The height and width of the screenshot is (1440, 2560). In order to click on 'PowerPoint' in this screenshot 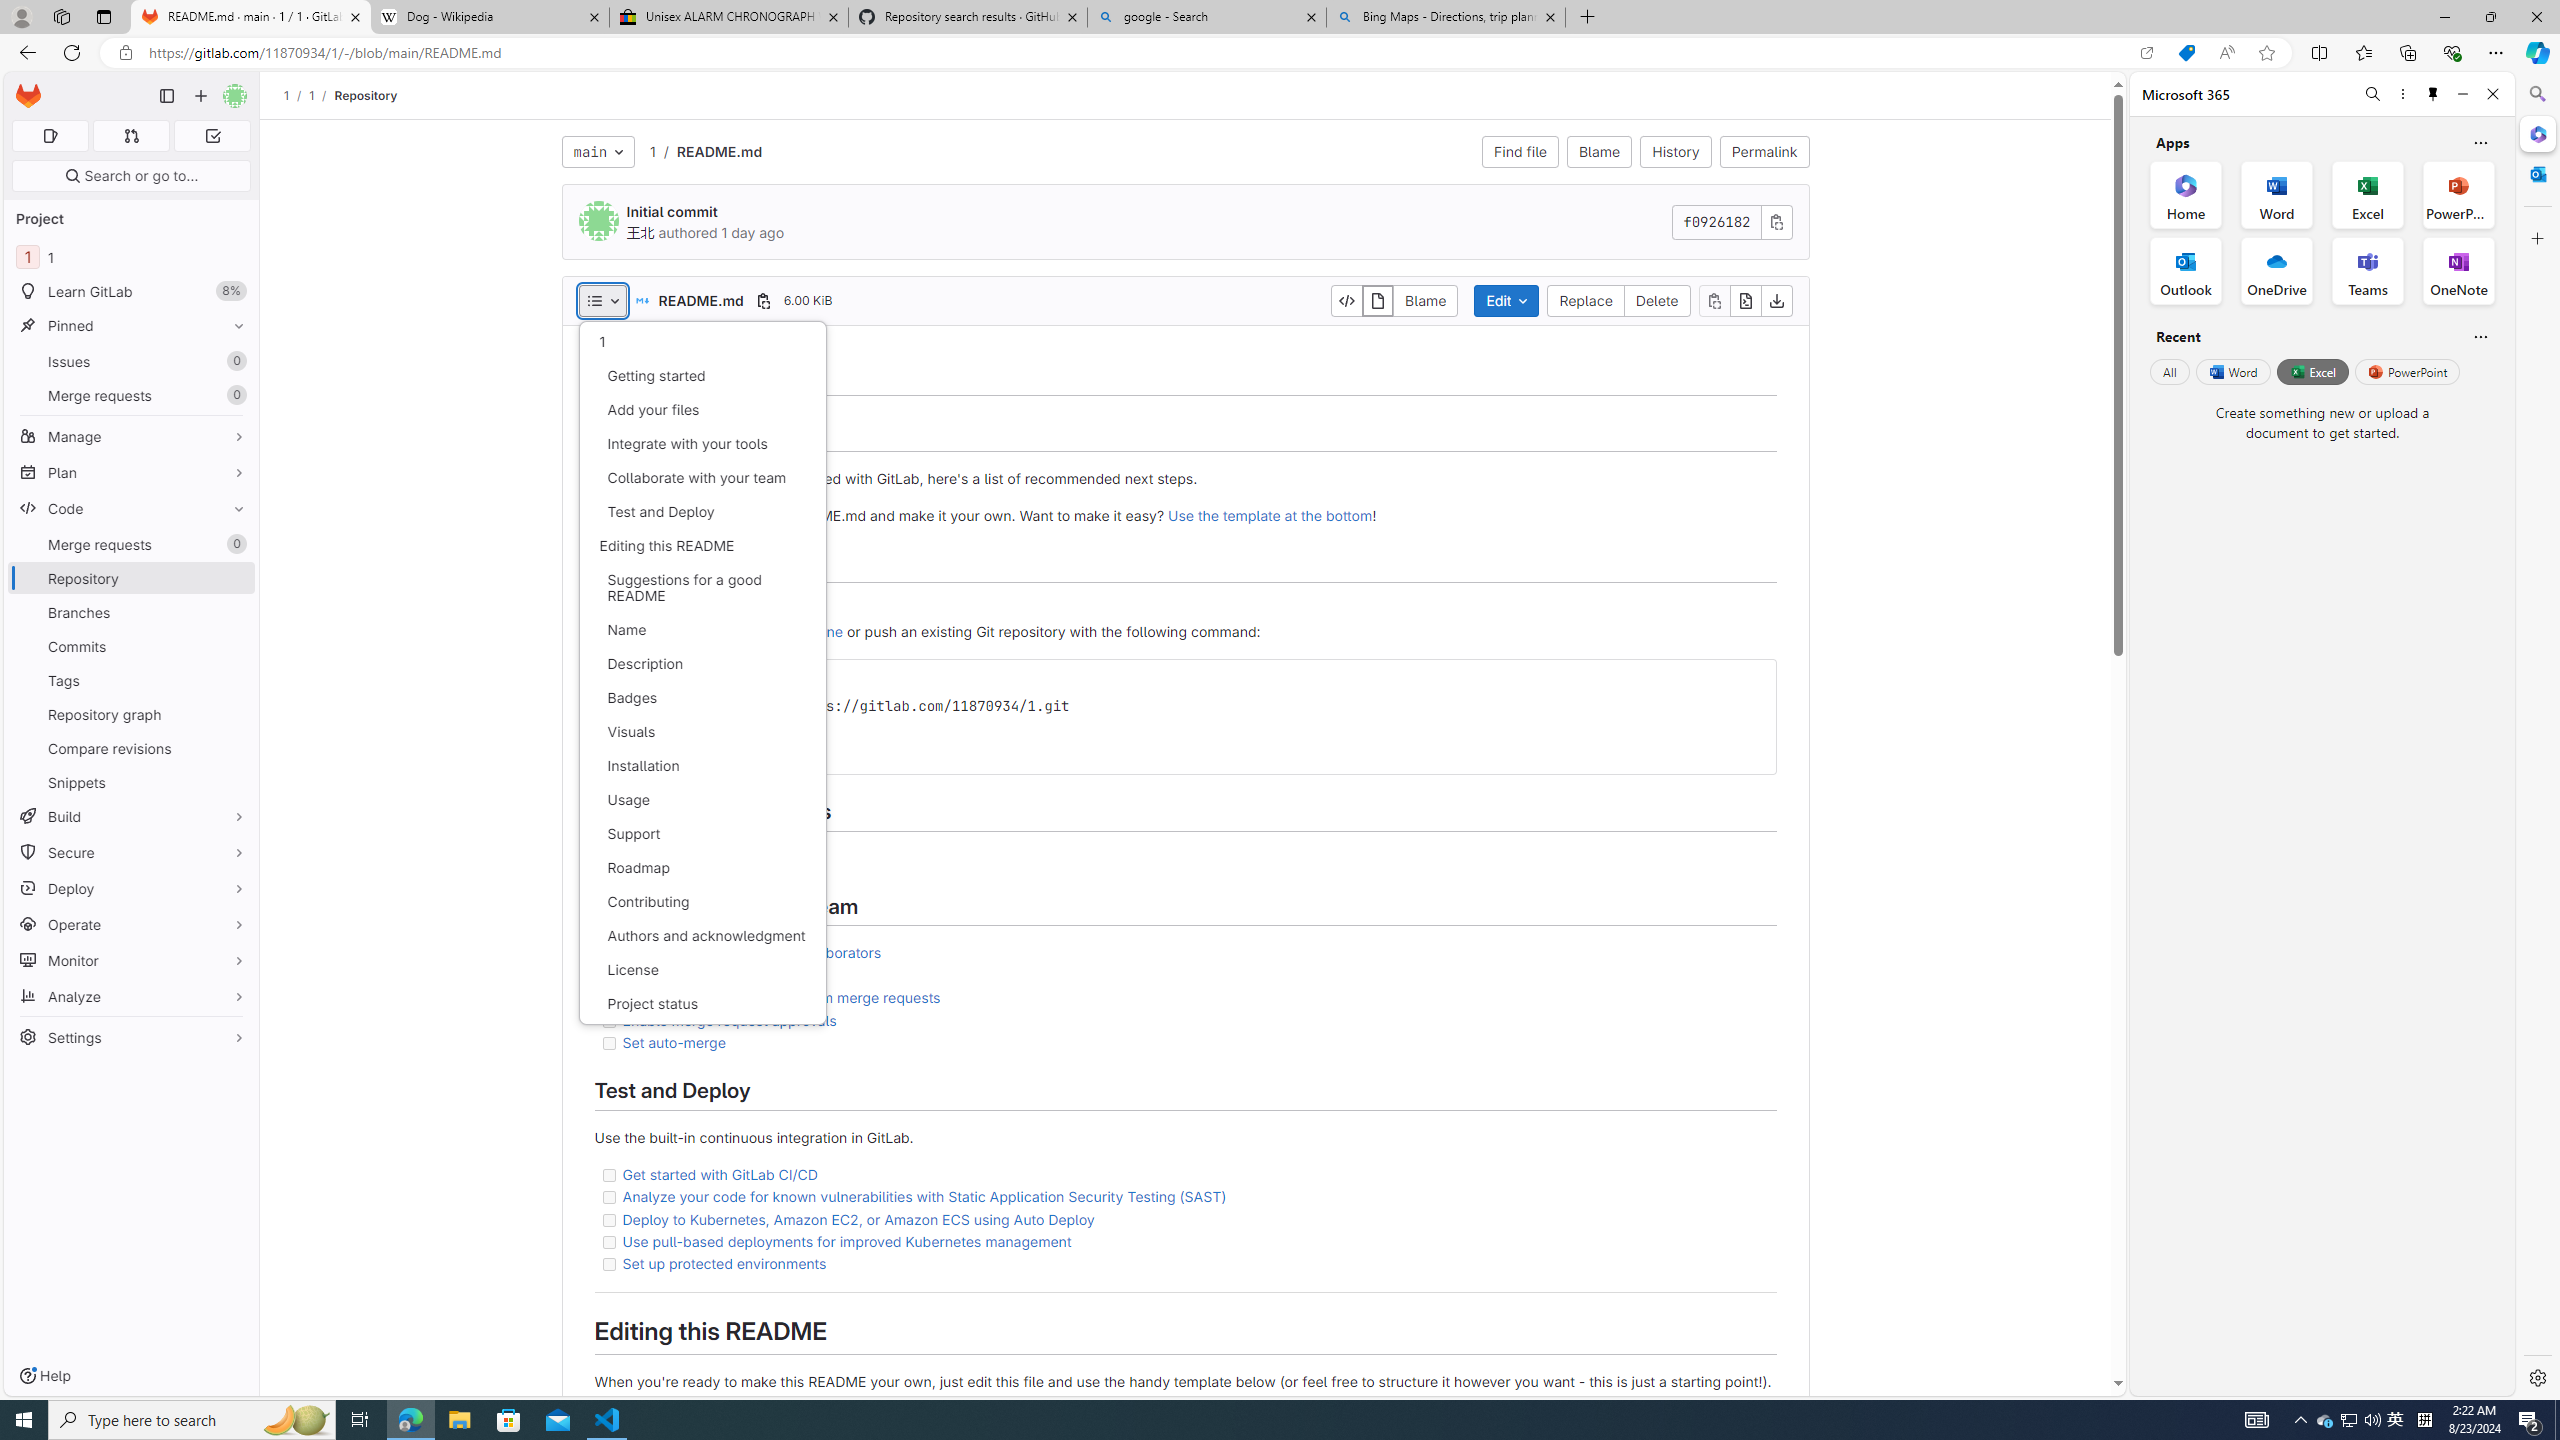, I will do `click(2406, 371)`.